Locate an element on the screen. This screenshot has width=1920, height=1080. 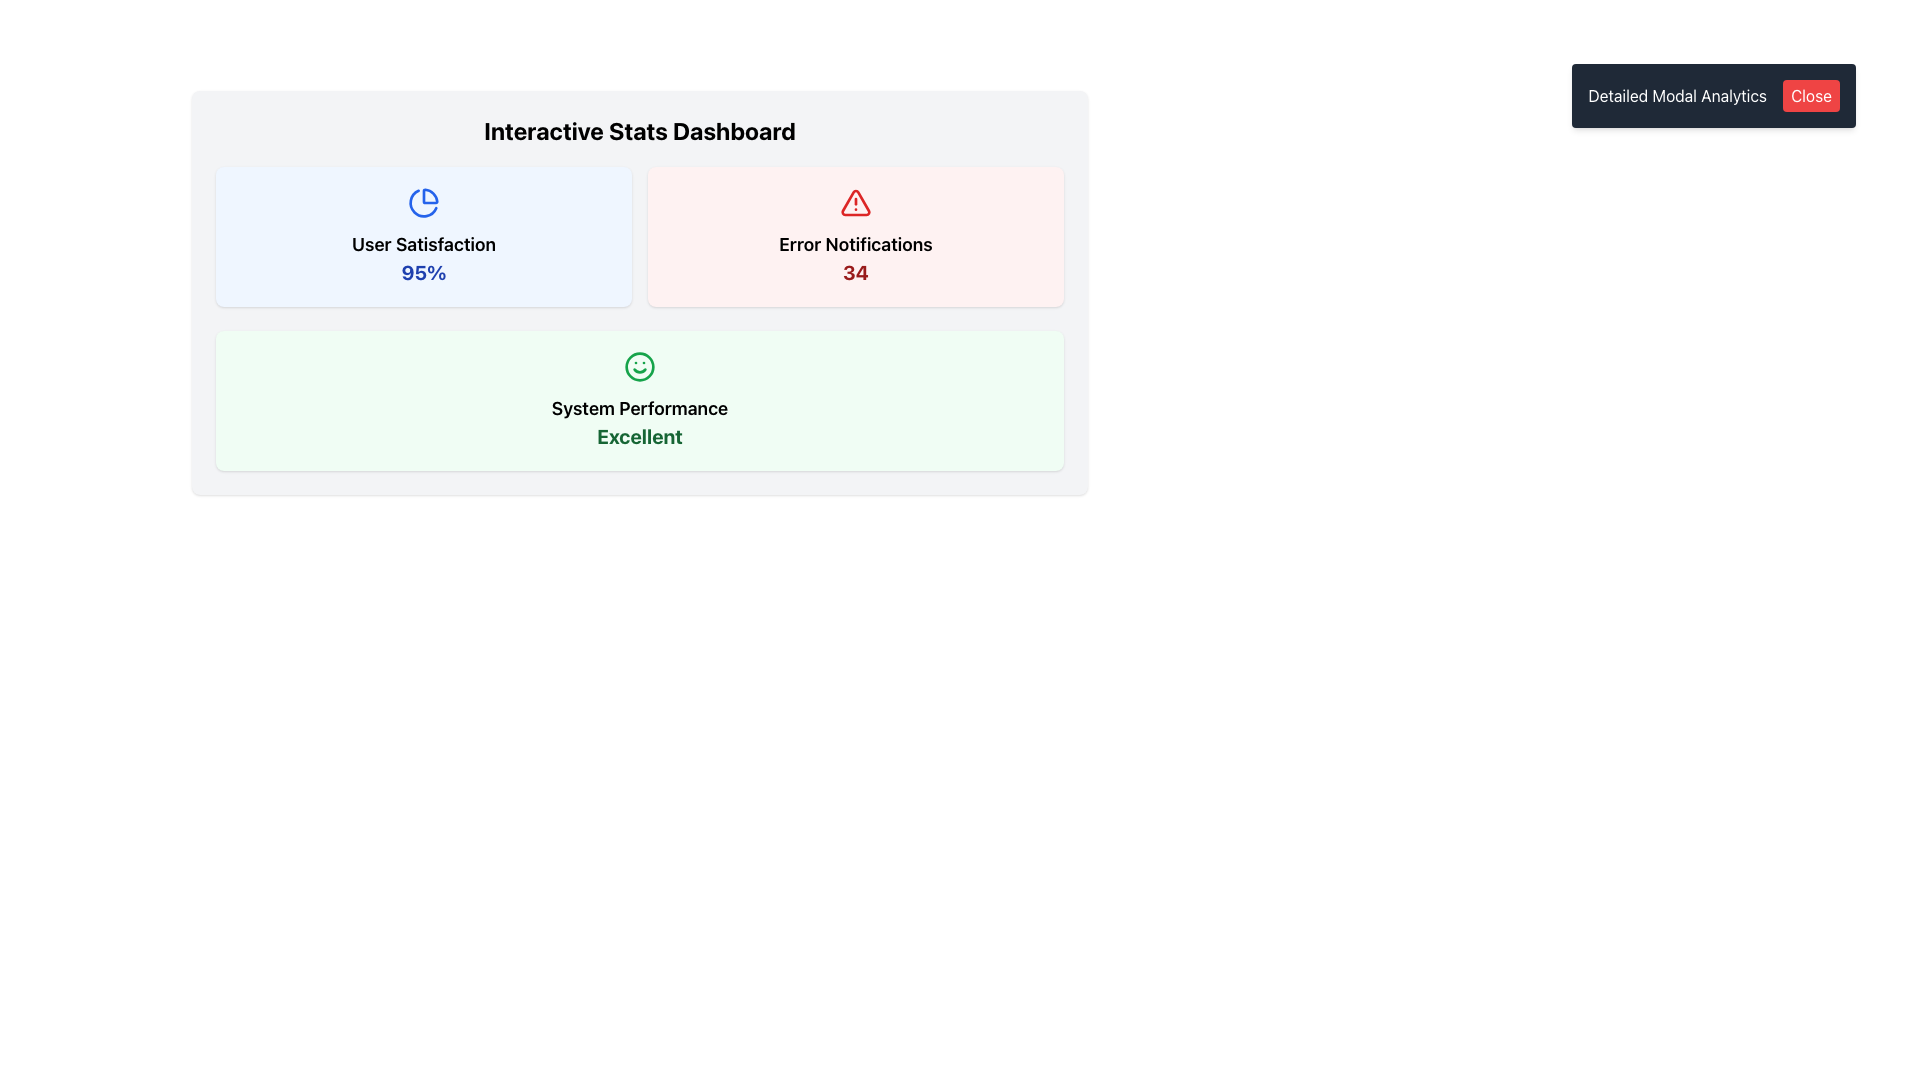
the bold, red number '34' displayed in the notification card is located at coordinates (855, 273).